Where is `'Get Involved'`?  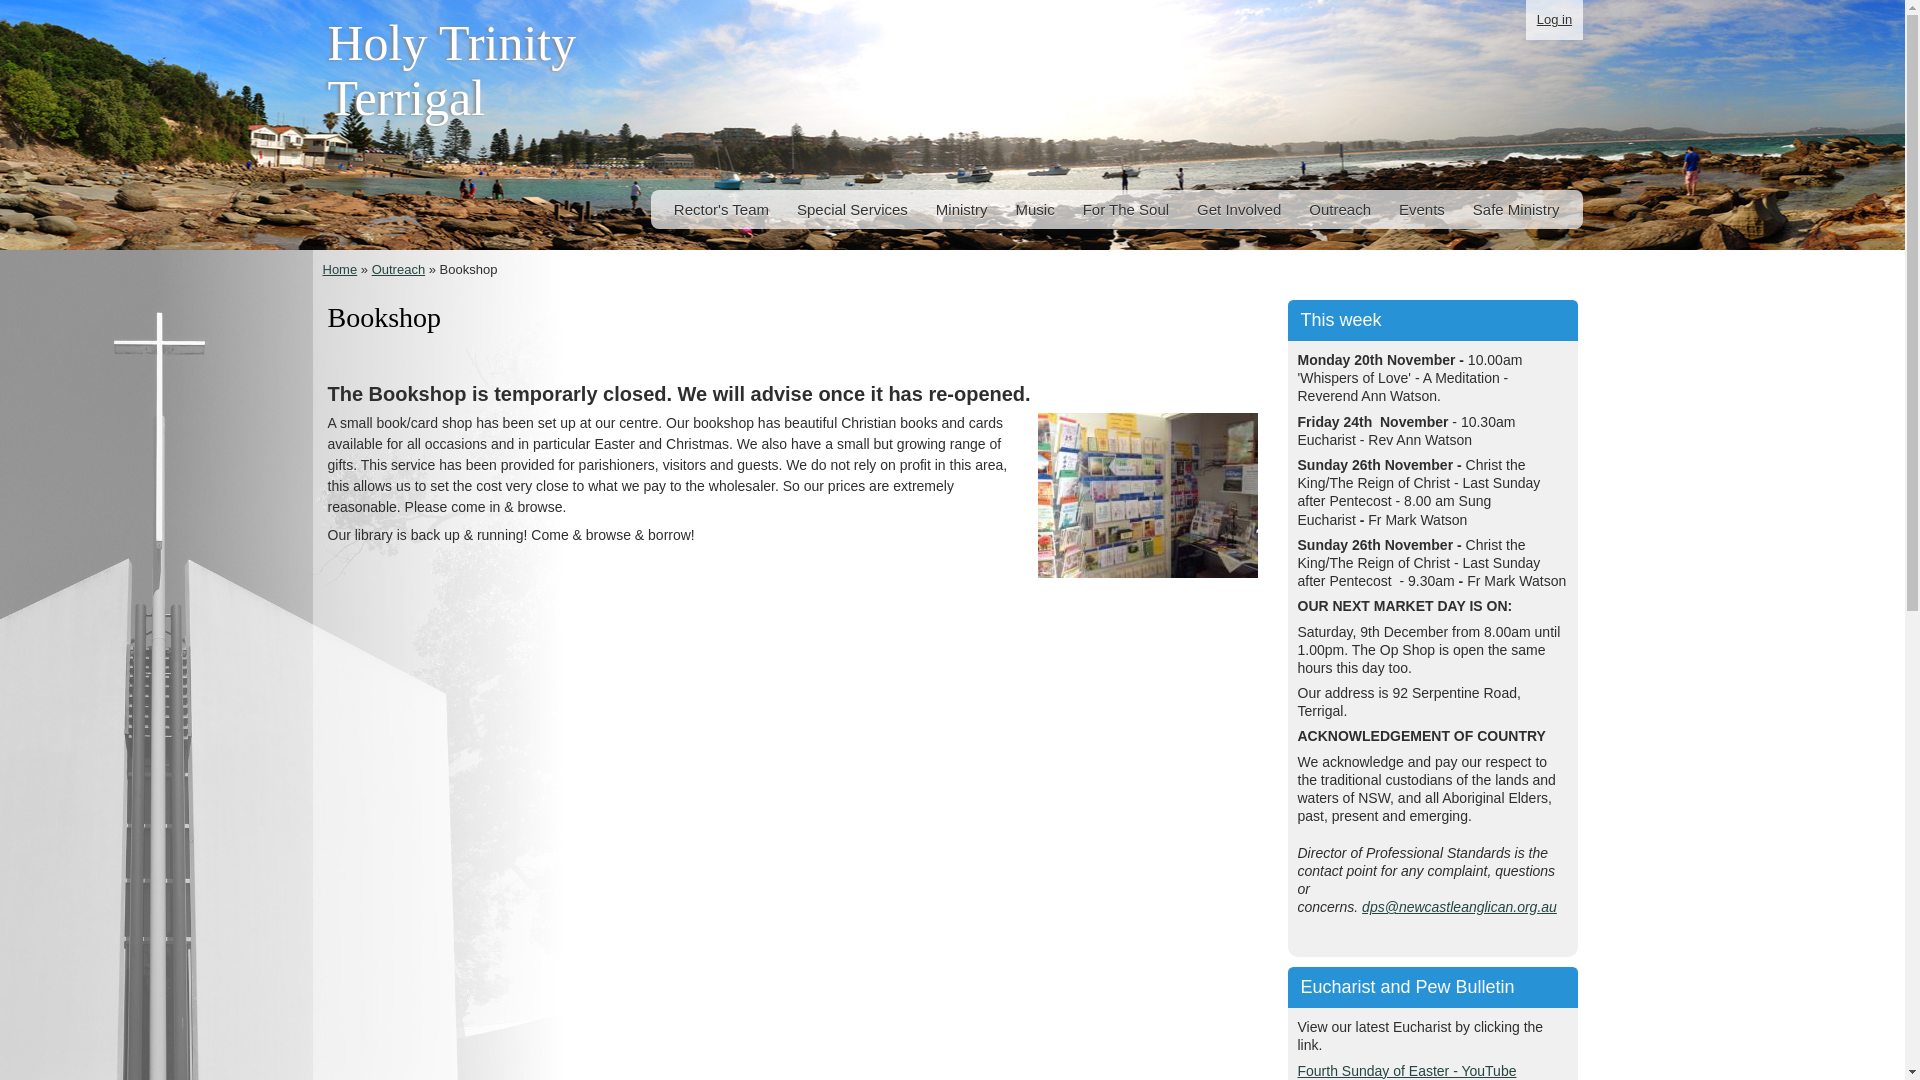 'Get Involved' is located at coordinates (1237, 209).